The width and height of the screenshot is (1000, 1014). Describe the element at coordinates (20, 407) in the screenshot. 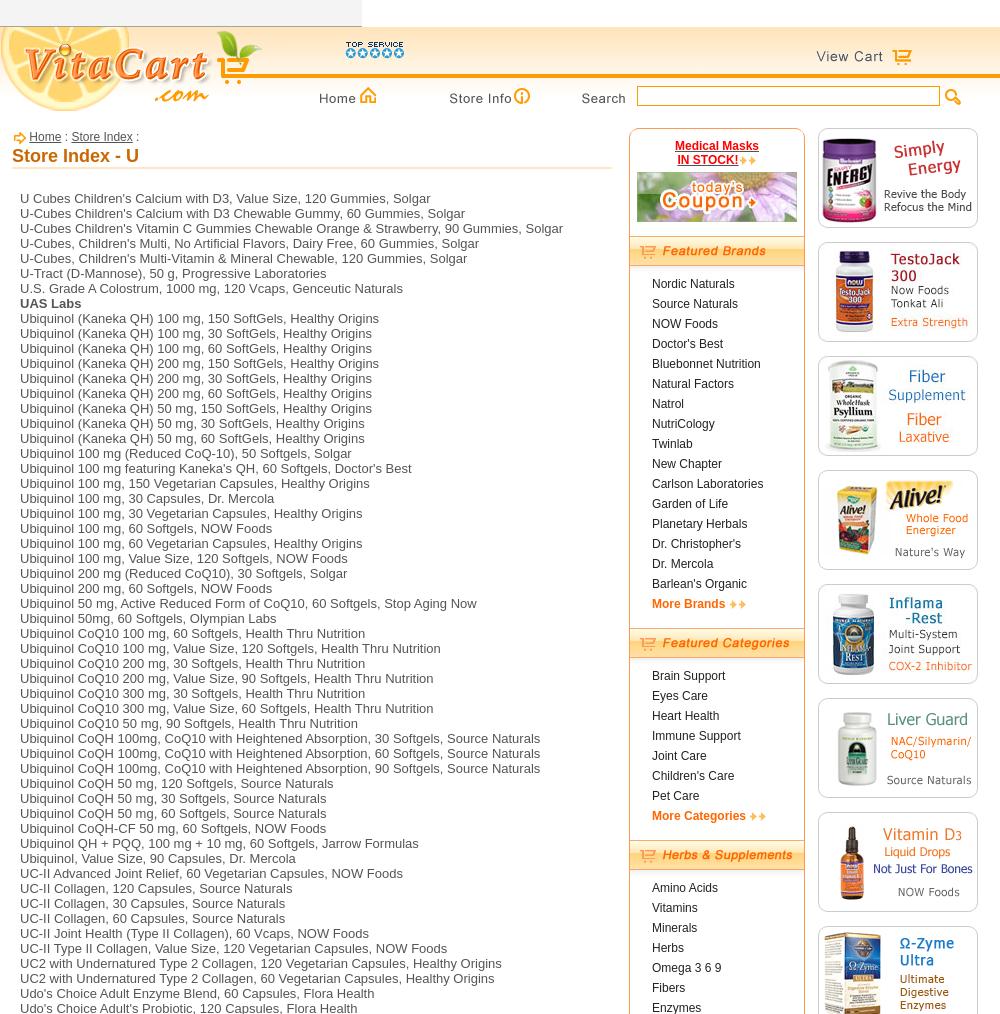

I see `'Ubiquinol (Kaneka QH) 50 mg, 150 SoftGels, Healthy Origins'` at that location.